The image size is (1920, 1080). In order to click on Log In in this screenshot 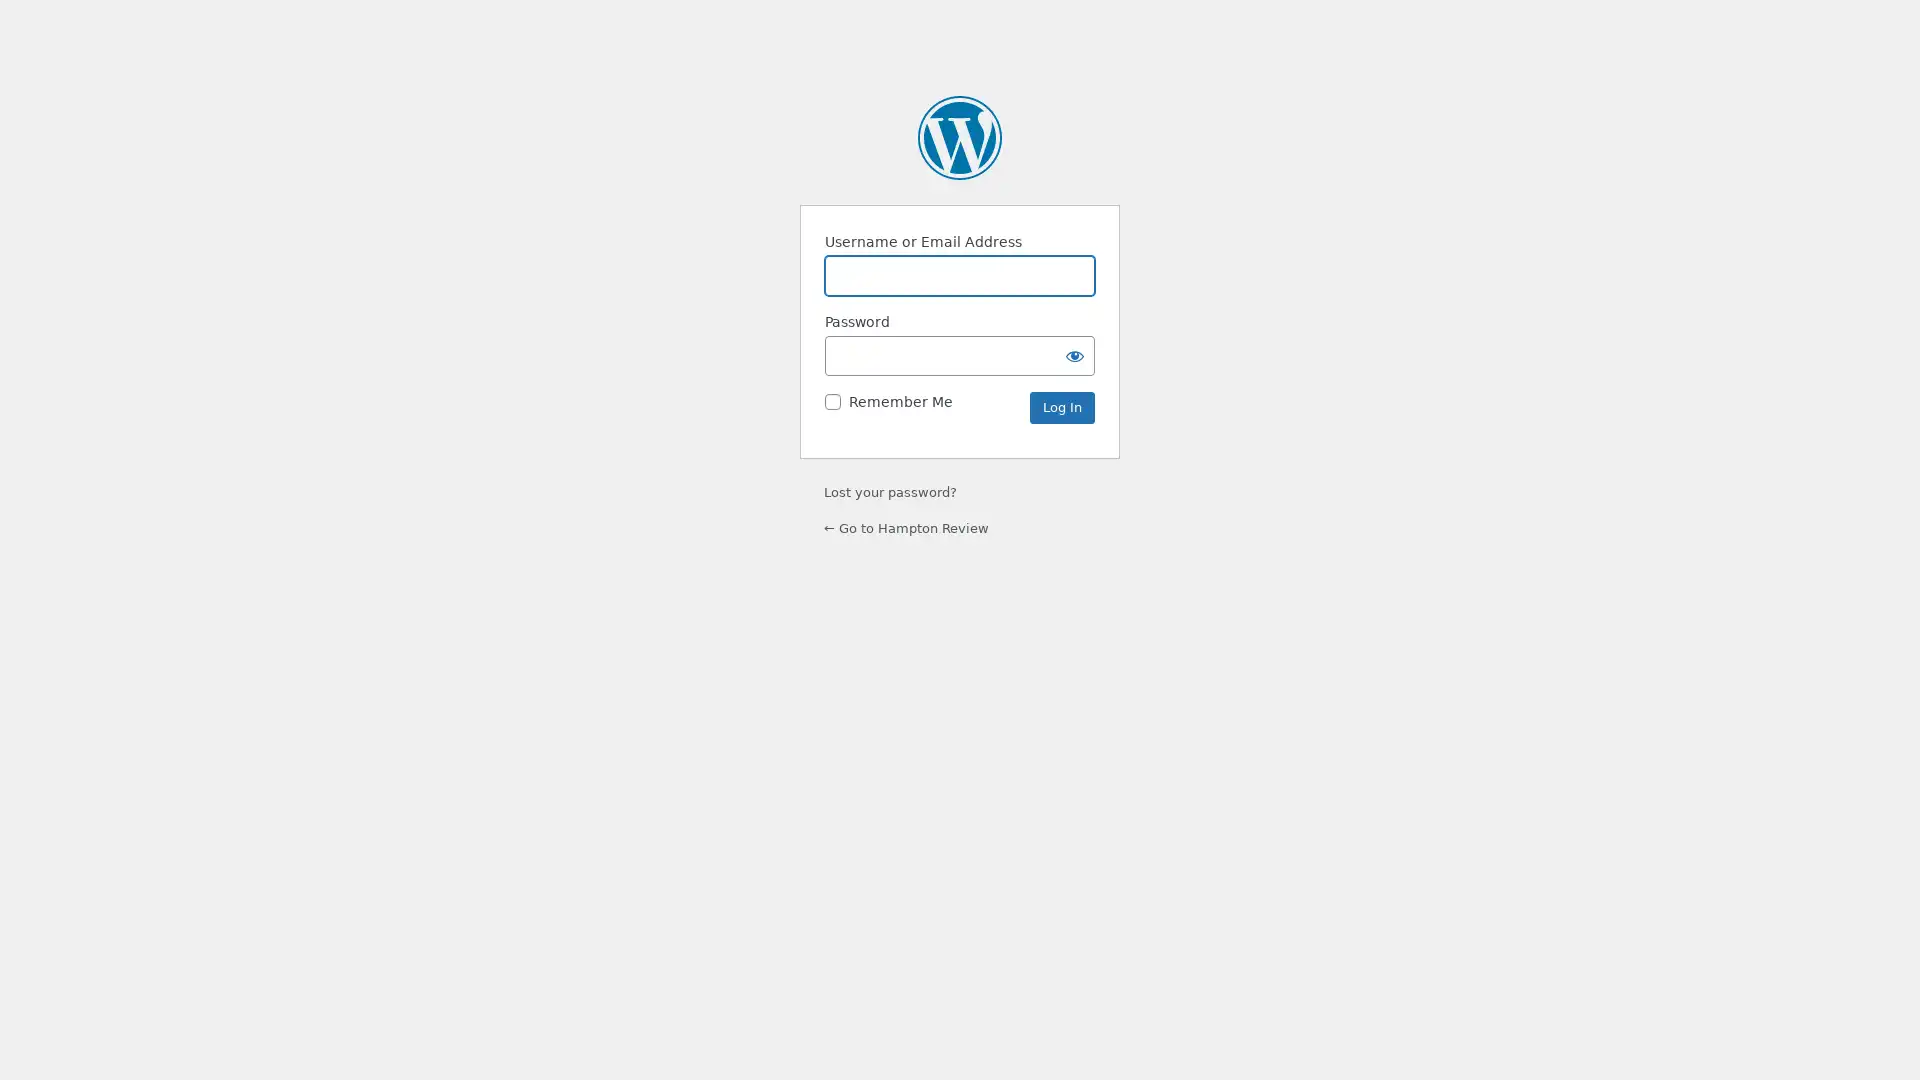, I will do `click(1061, 407)`.